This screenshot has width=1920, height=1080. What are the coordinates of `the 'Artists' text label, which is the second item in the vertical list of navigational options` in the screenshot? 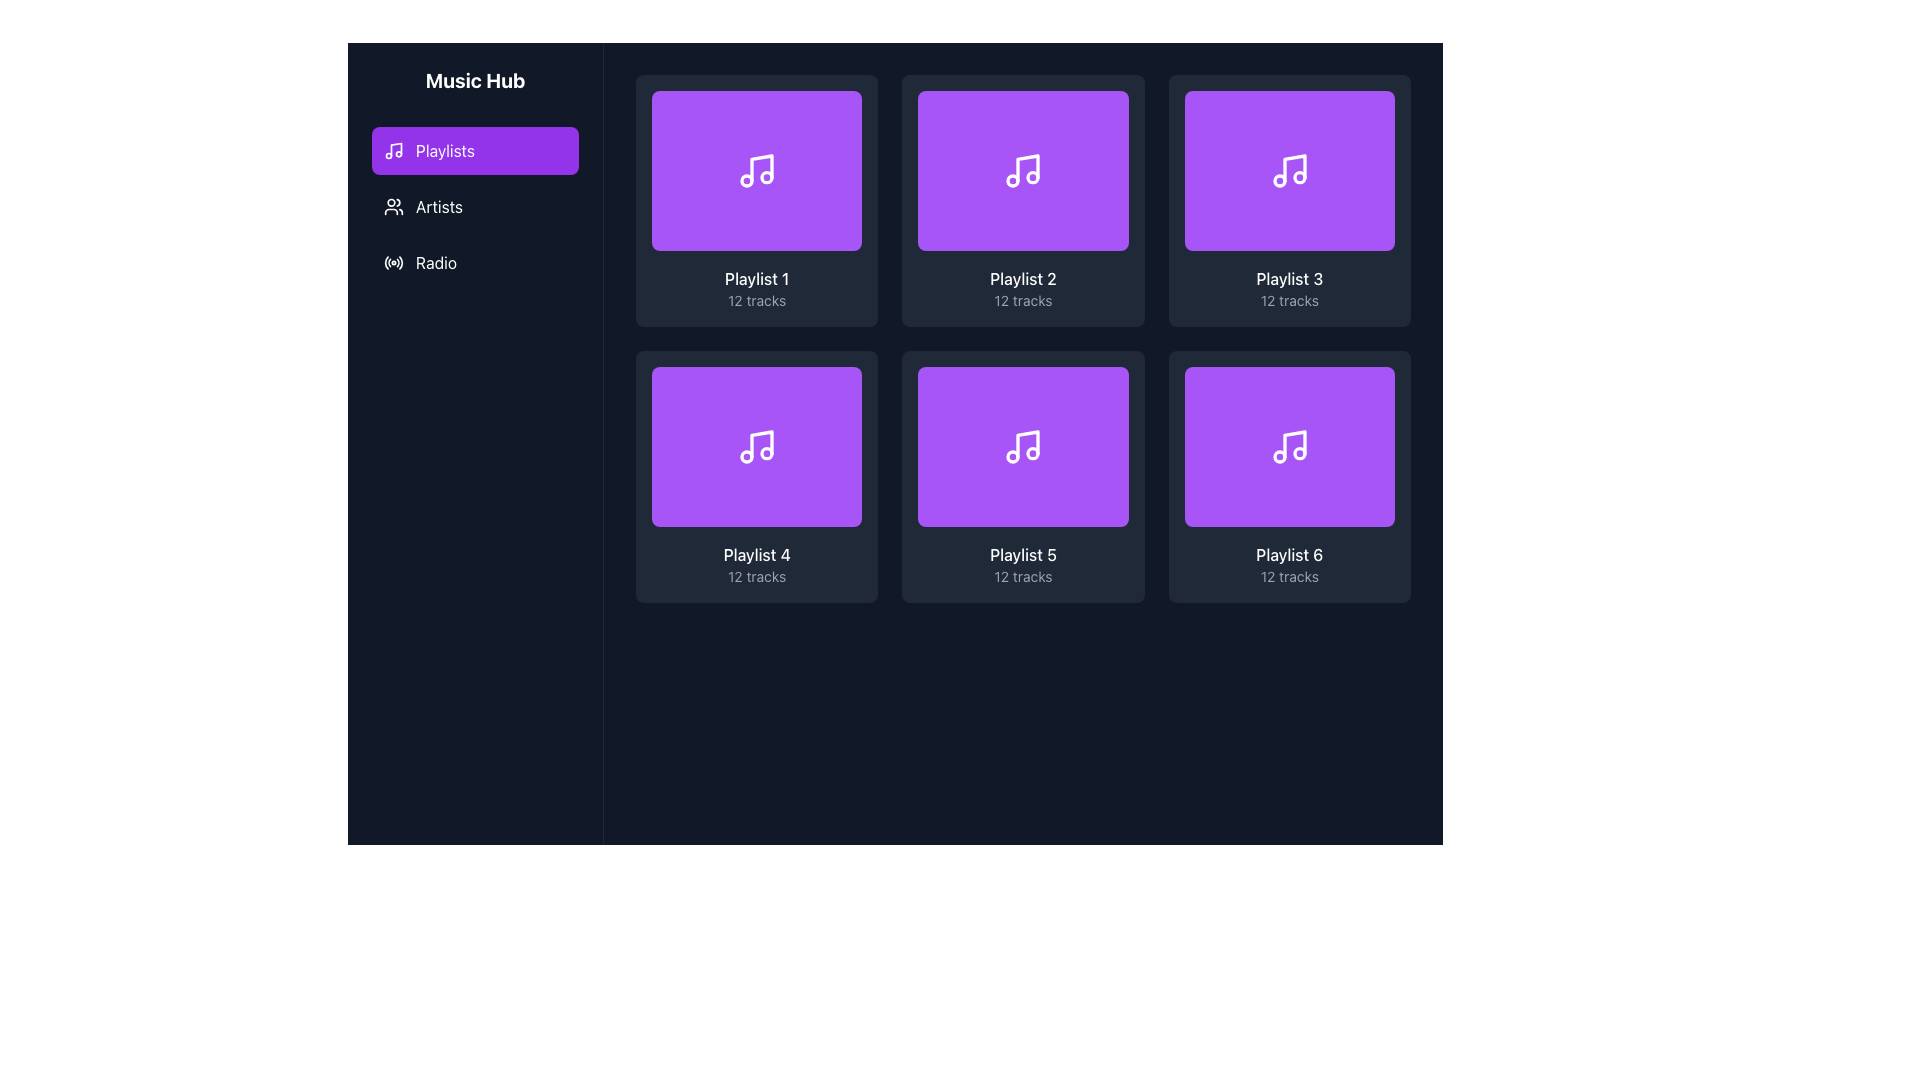 It's located at (438, 207).